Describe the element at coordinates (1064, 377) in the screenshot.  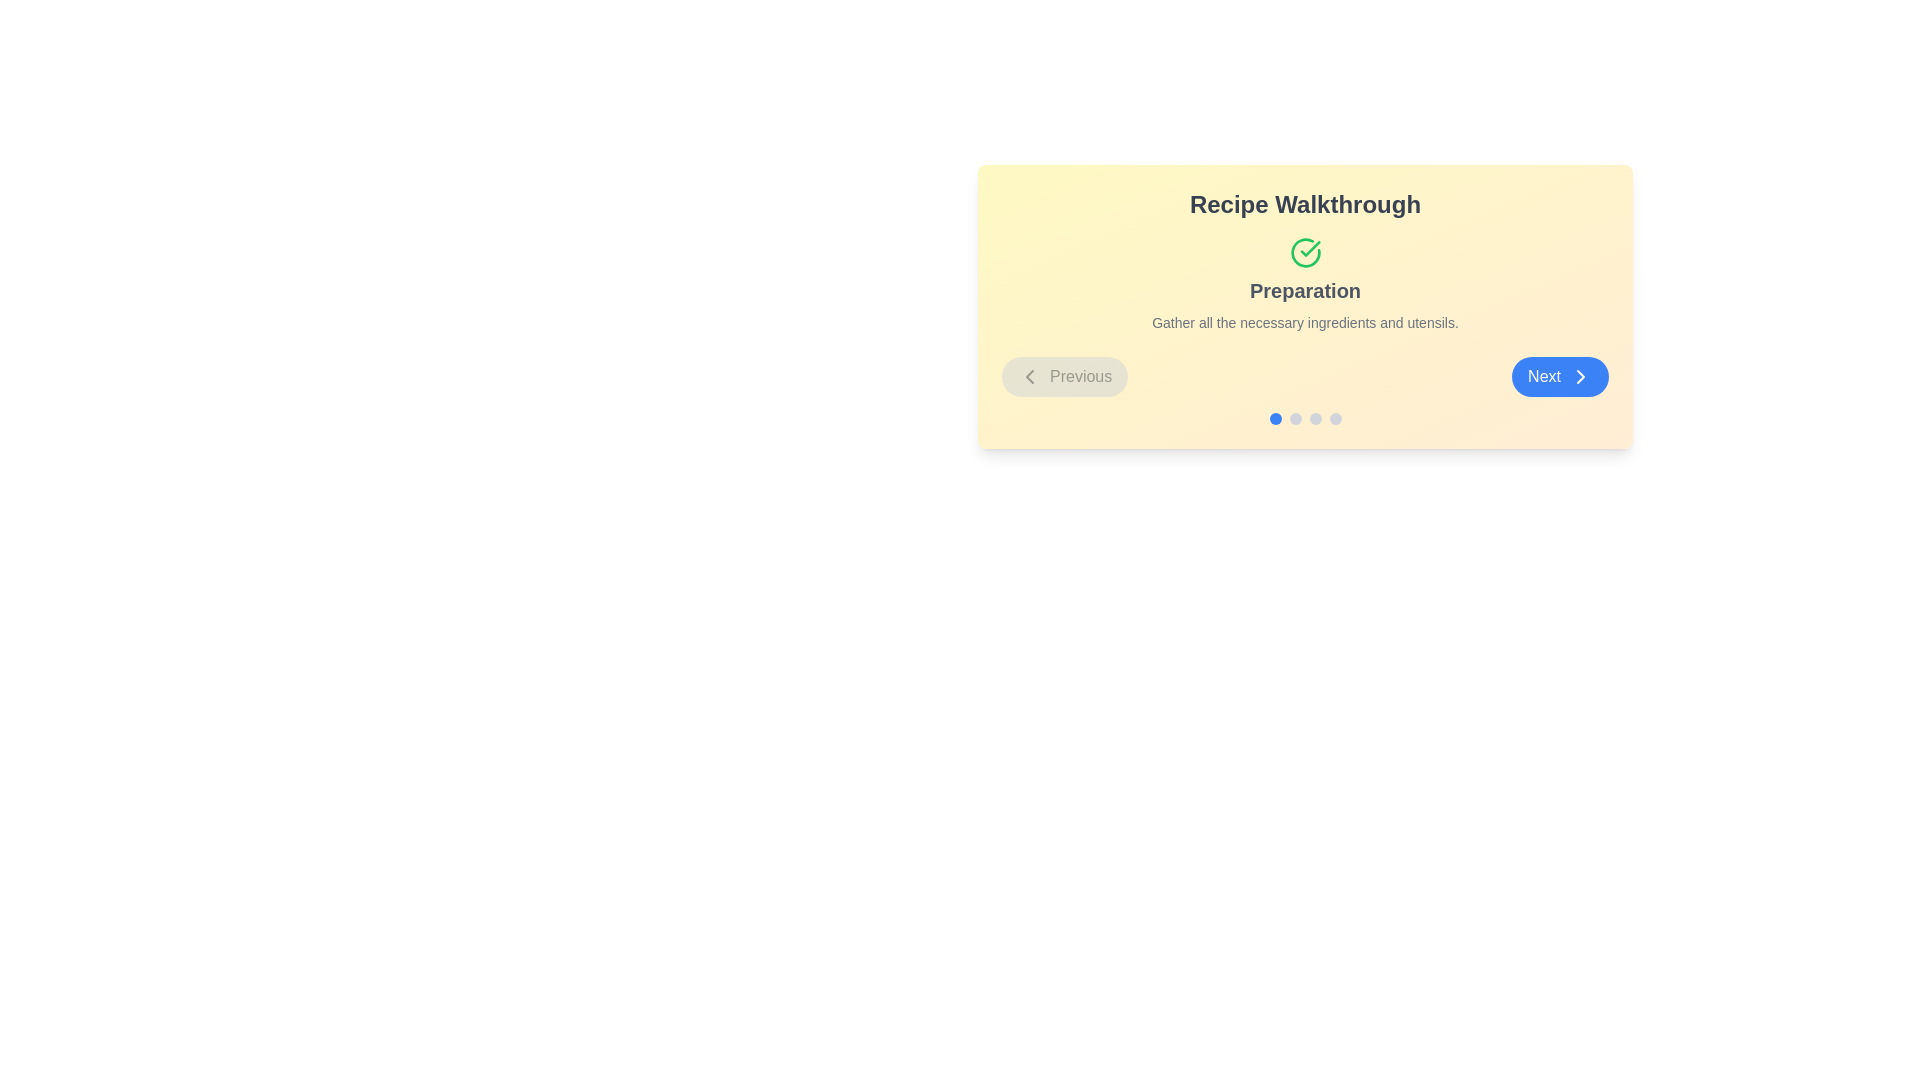
I see `the 'Previous' button located on the left side of the navigation control section at the bottom of the 'Recipe Walkthrough' card` at that location.